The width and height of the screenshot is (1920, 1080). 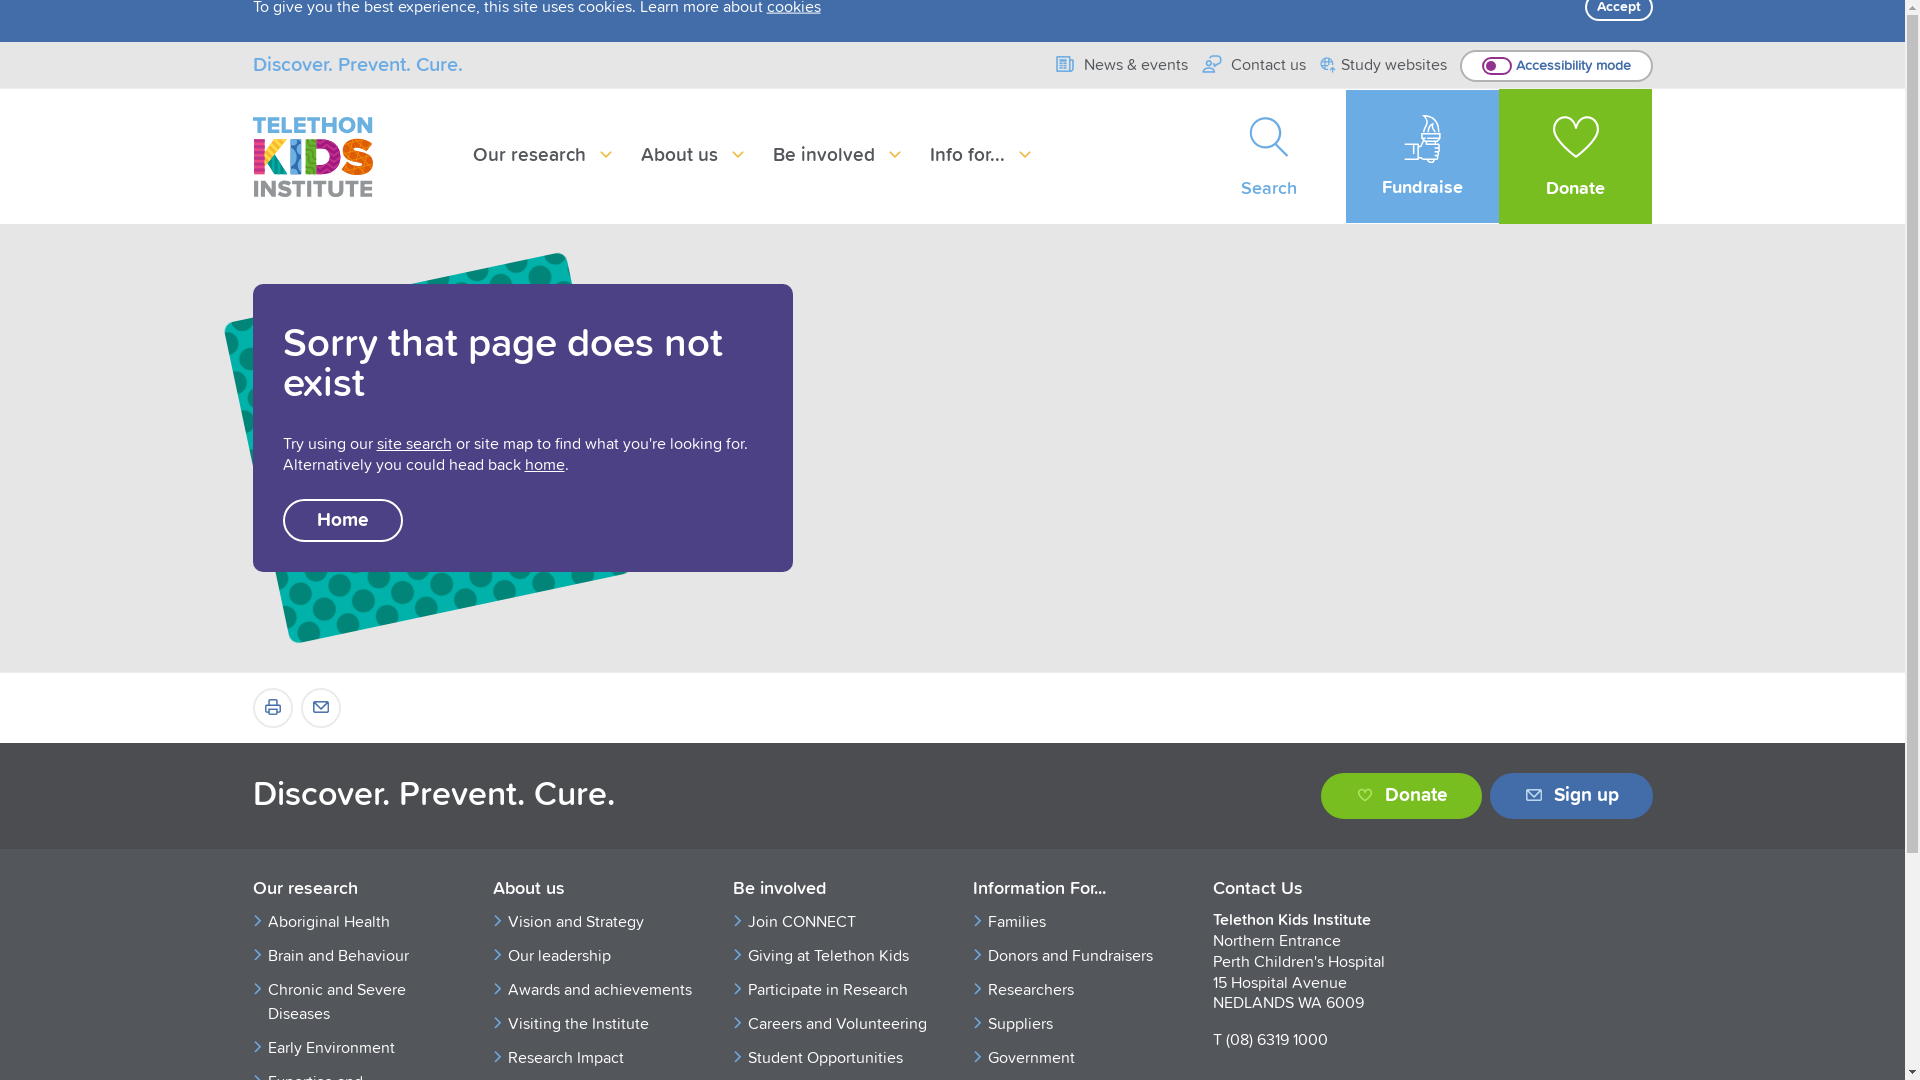 What do you see at coordinates (1120, 64) in the screenshot?
I see `'News & events'` at bounding box center [1120, 64].